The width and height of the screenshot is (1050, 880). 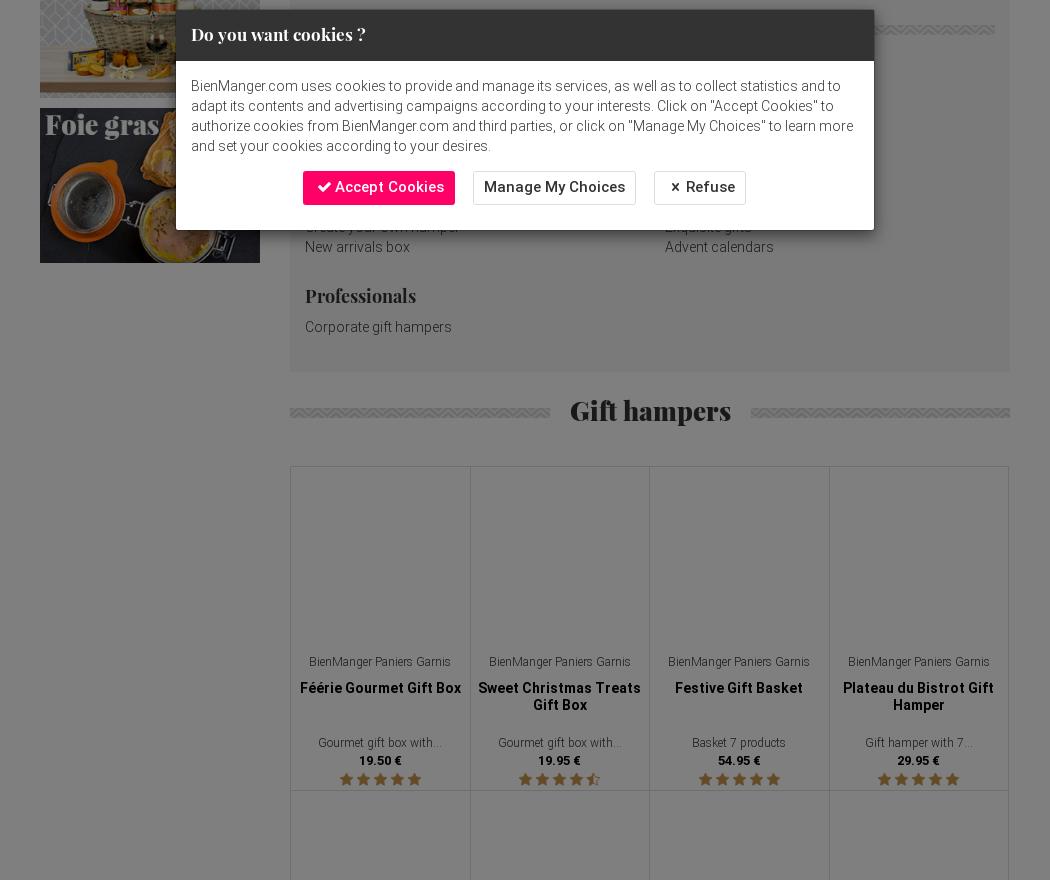 I want to click on 'Gift ideas', so click(x=663, y=95).